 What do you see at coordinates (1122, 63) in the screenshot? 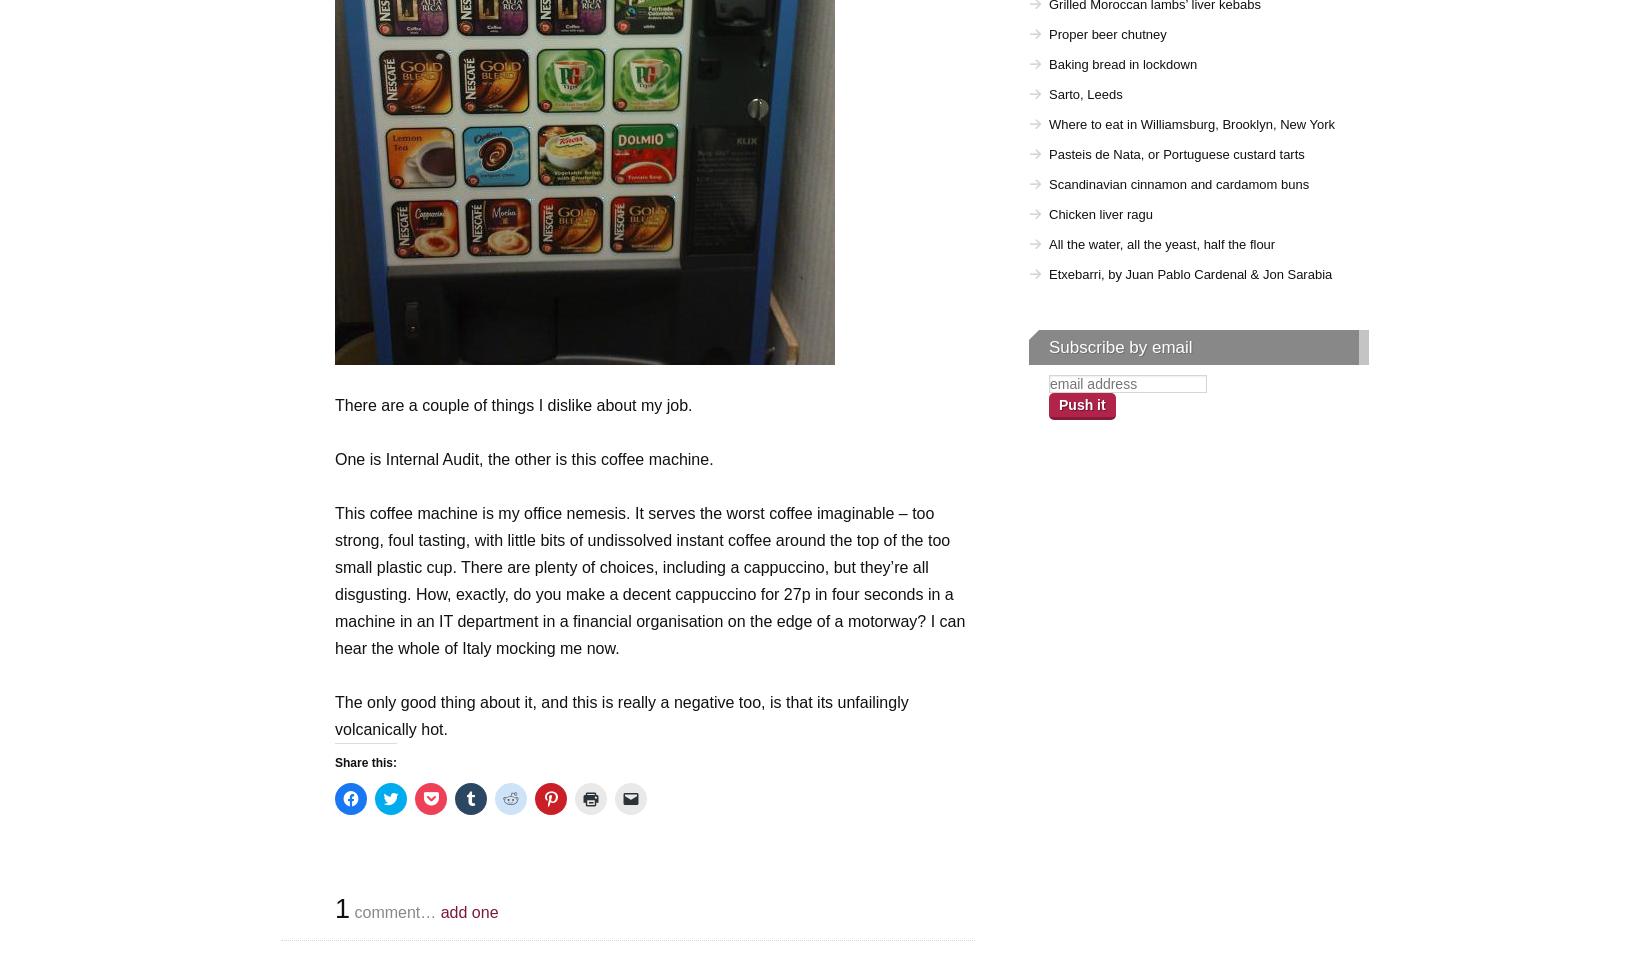
I see `'Baking bread in lockdown'` at bounding box center [1122, 63].